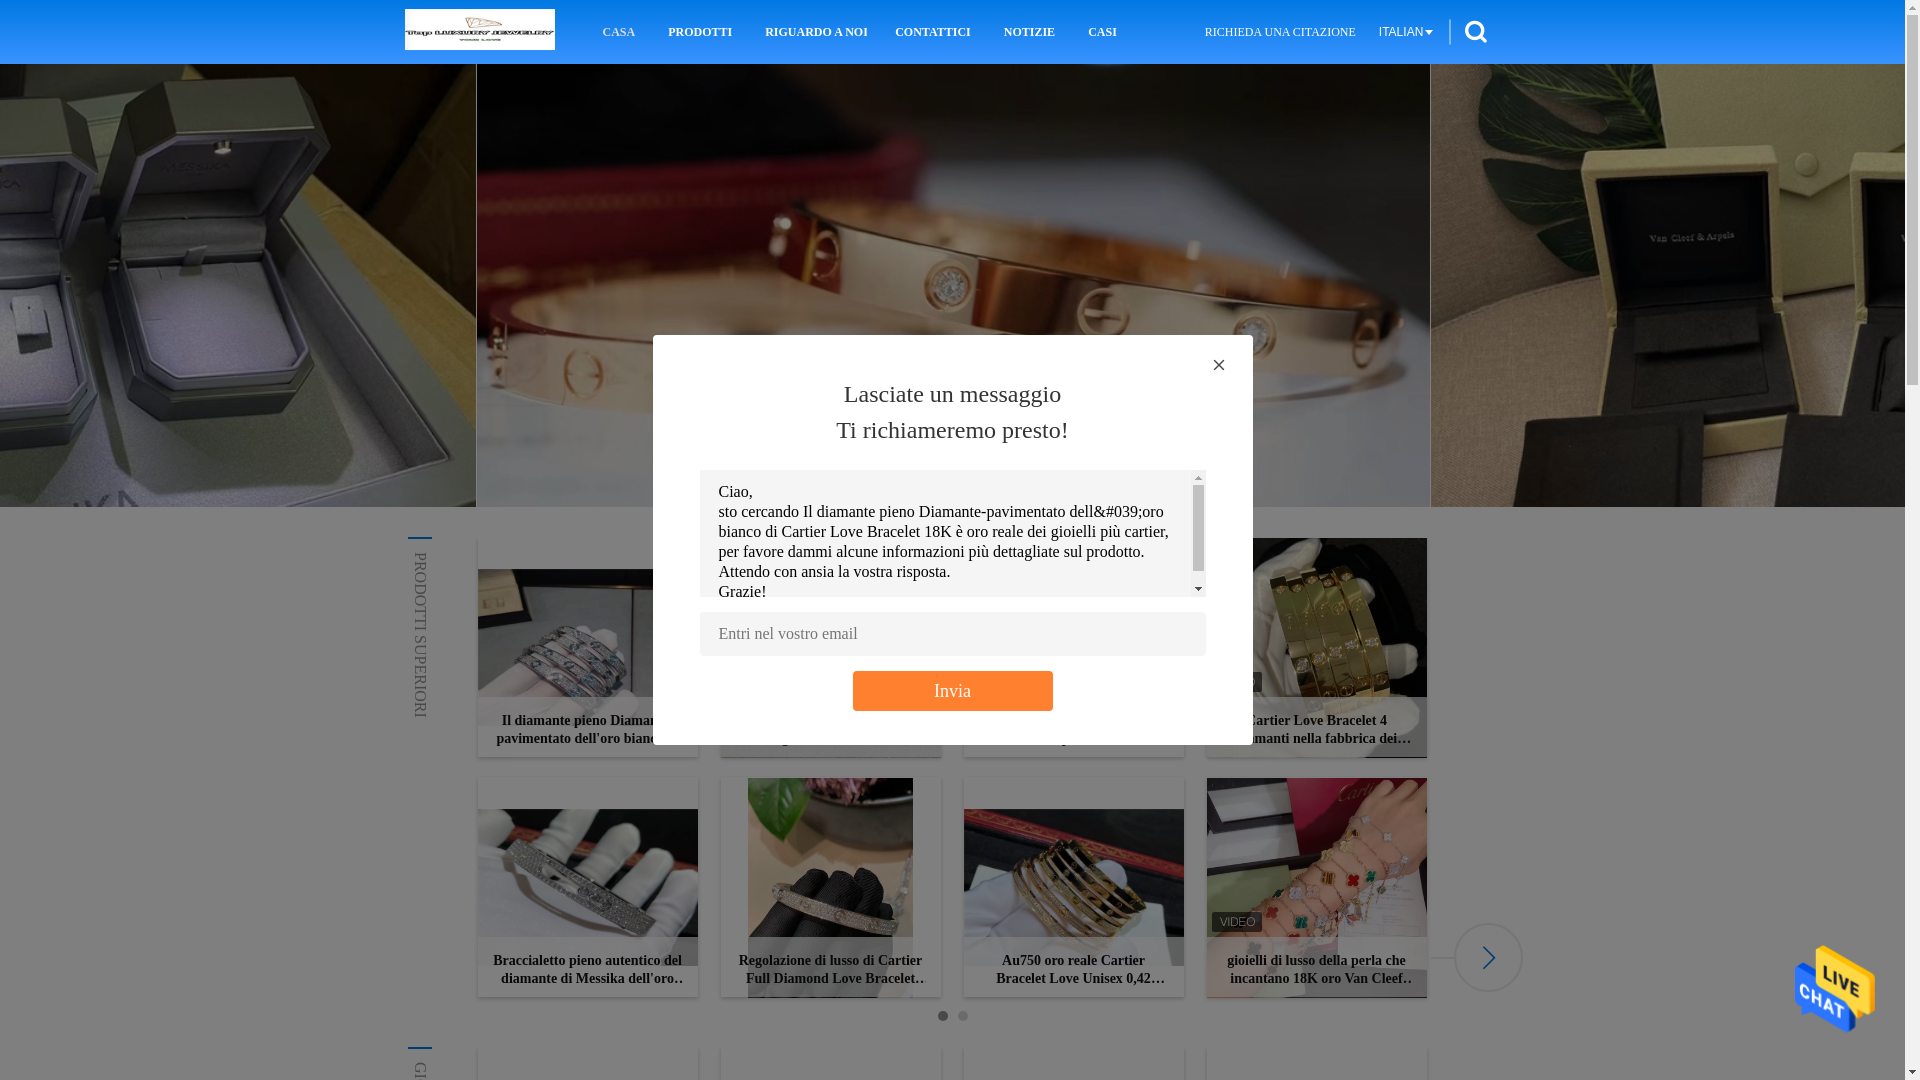  What do you see at coordinates (813, 31) in the screenshot?
I see `'RIGUARDO A NOI'` at bounding box center [813, 31].